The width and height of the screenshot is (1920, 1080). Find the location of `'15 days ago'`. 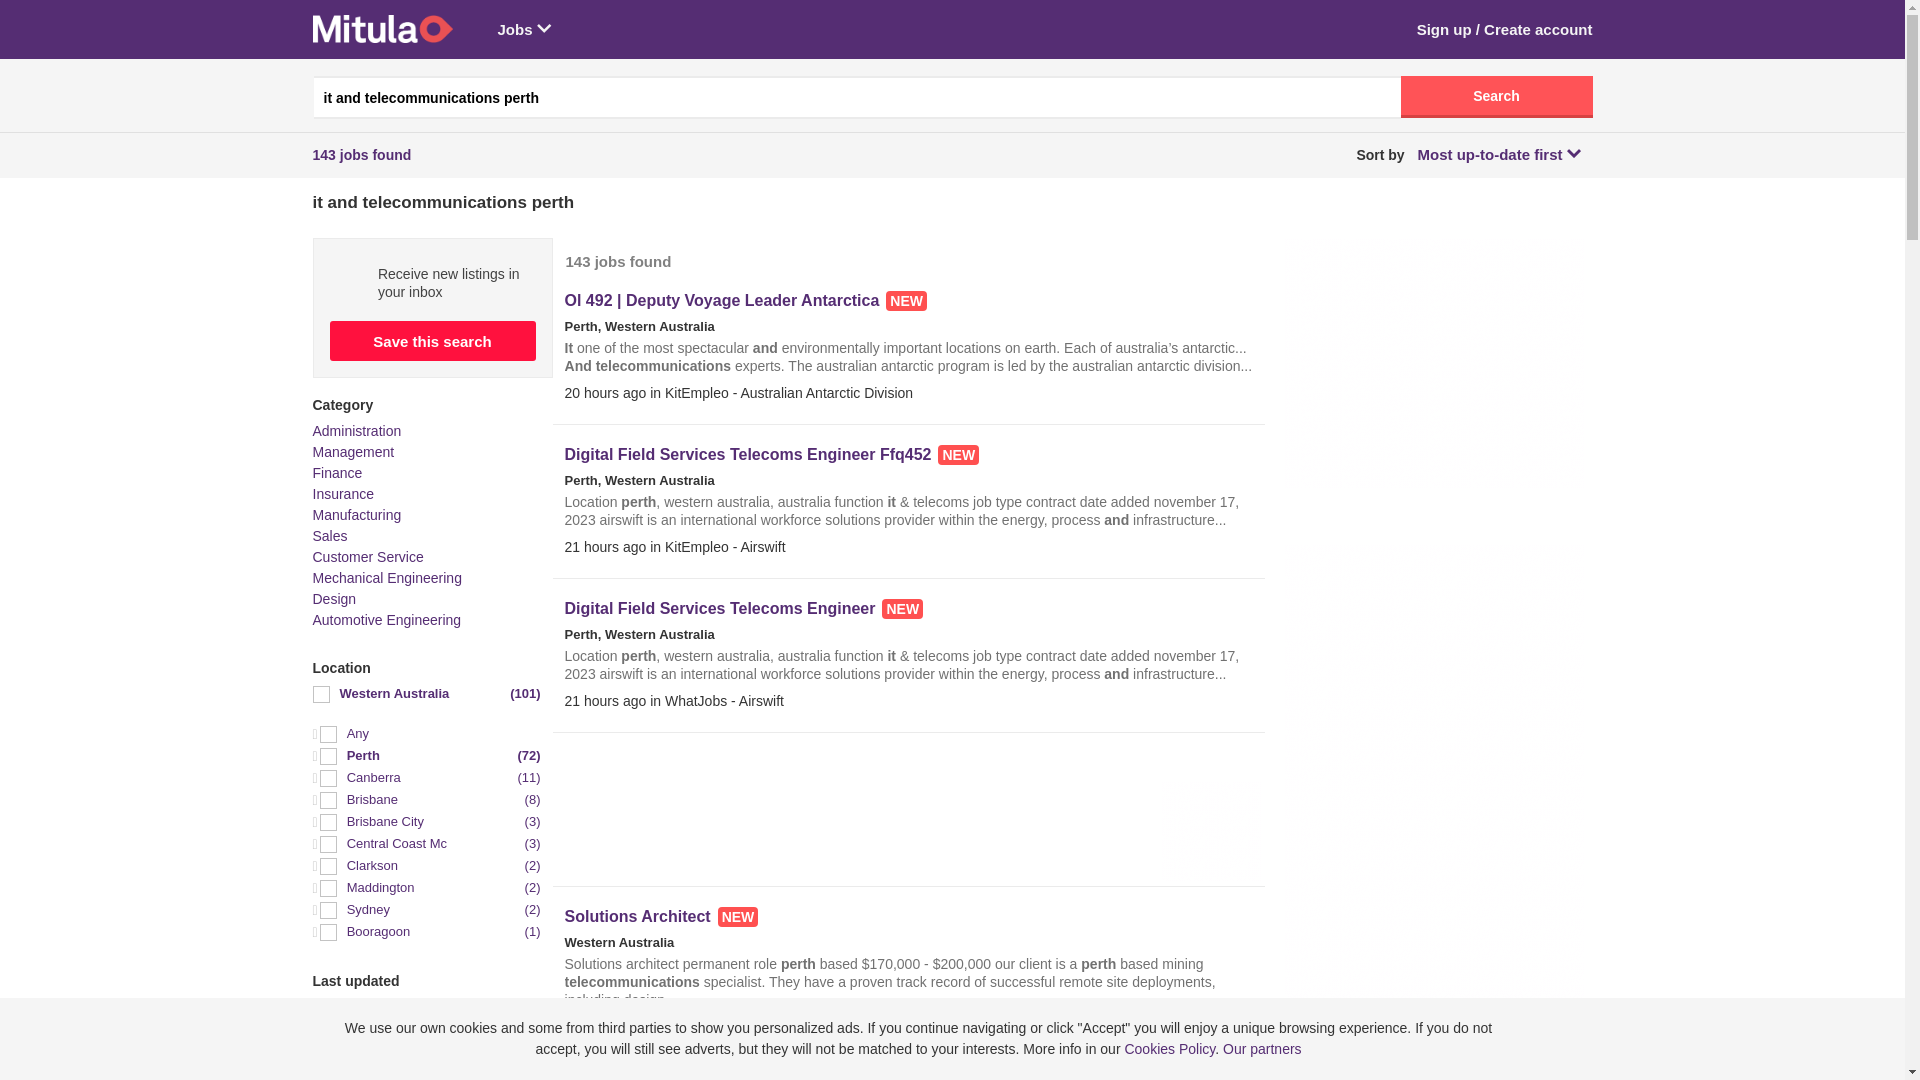

'15 days ago' is located at coordinates (425, 1050).